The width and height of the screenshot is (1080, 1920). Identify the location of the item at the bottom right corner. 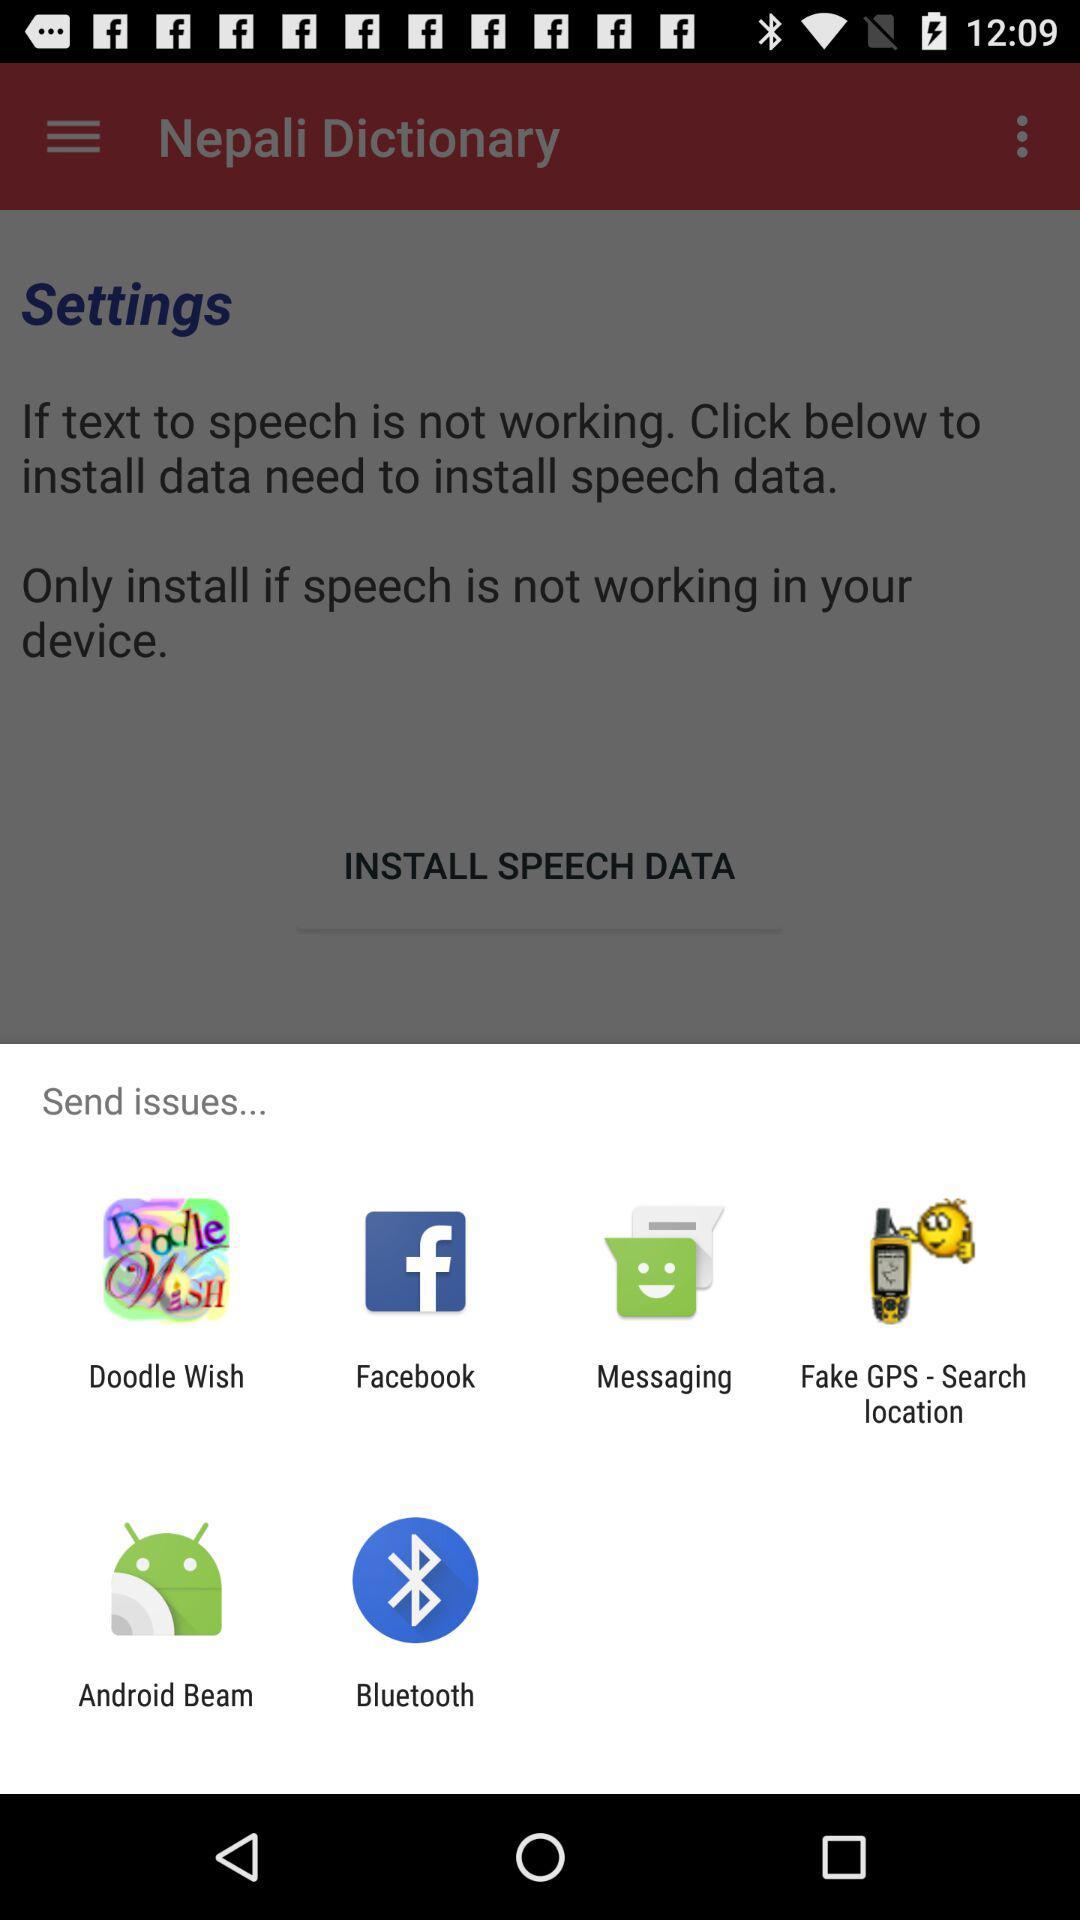
(913, 1392).